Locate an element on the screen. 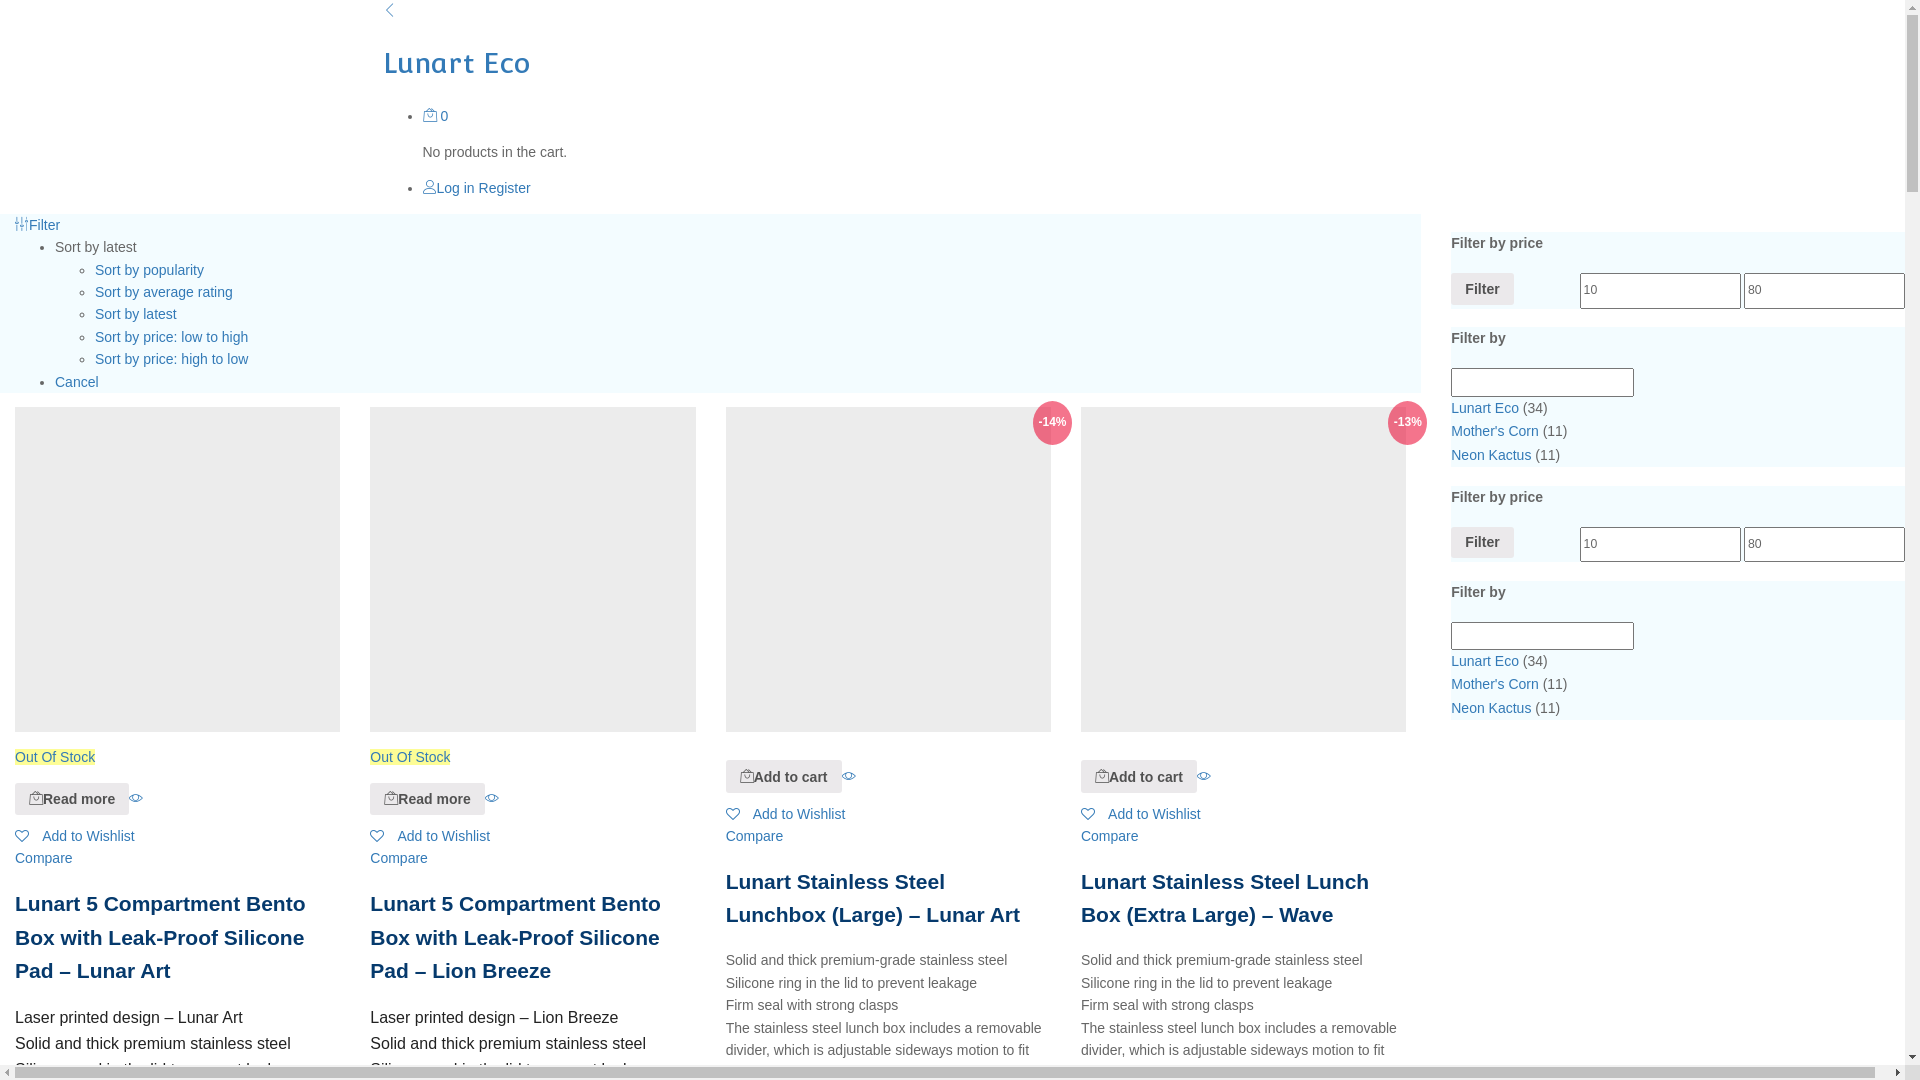  'Read more' is located at coordinates (72, 797).